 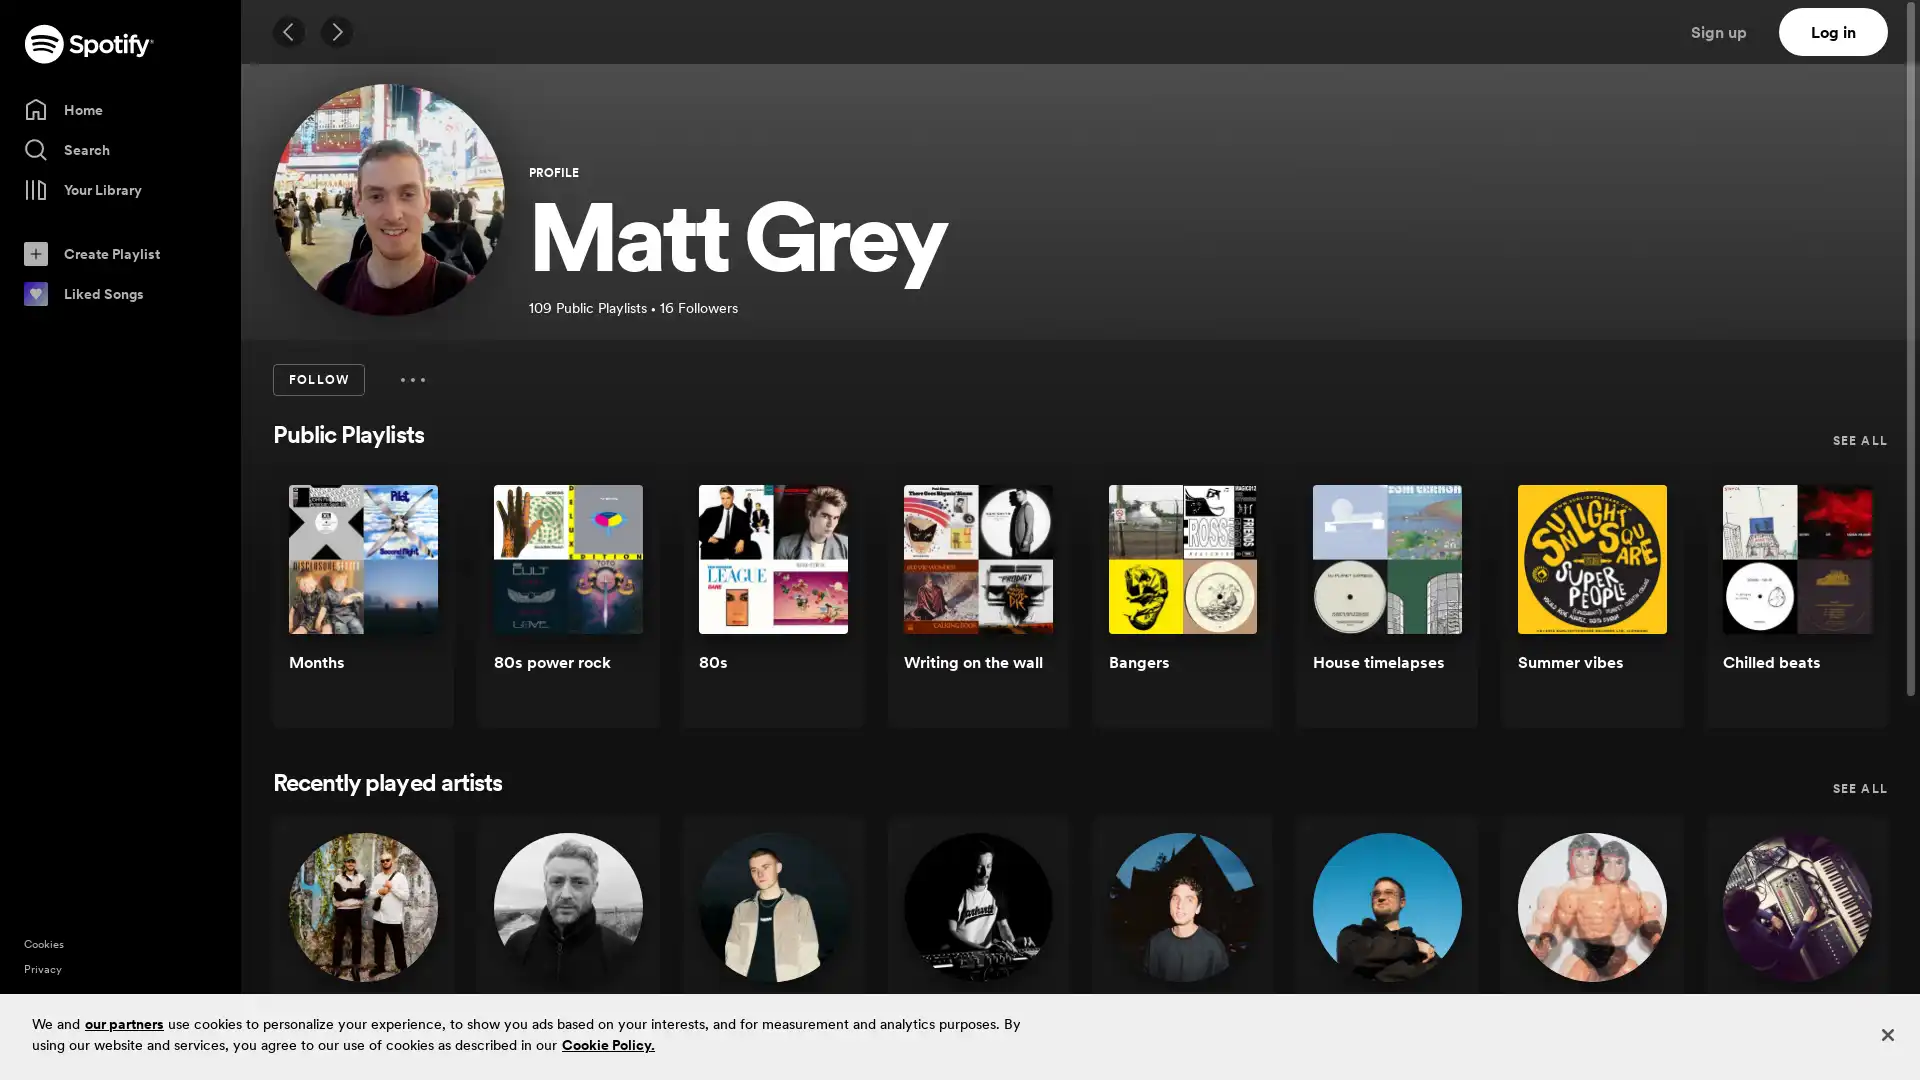 I want to click on Play Moomin, so click(x=1839, y=955).